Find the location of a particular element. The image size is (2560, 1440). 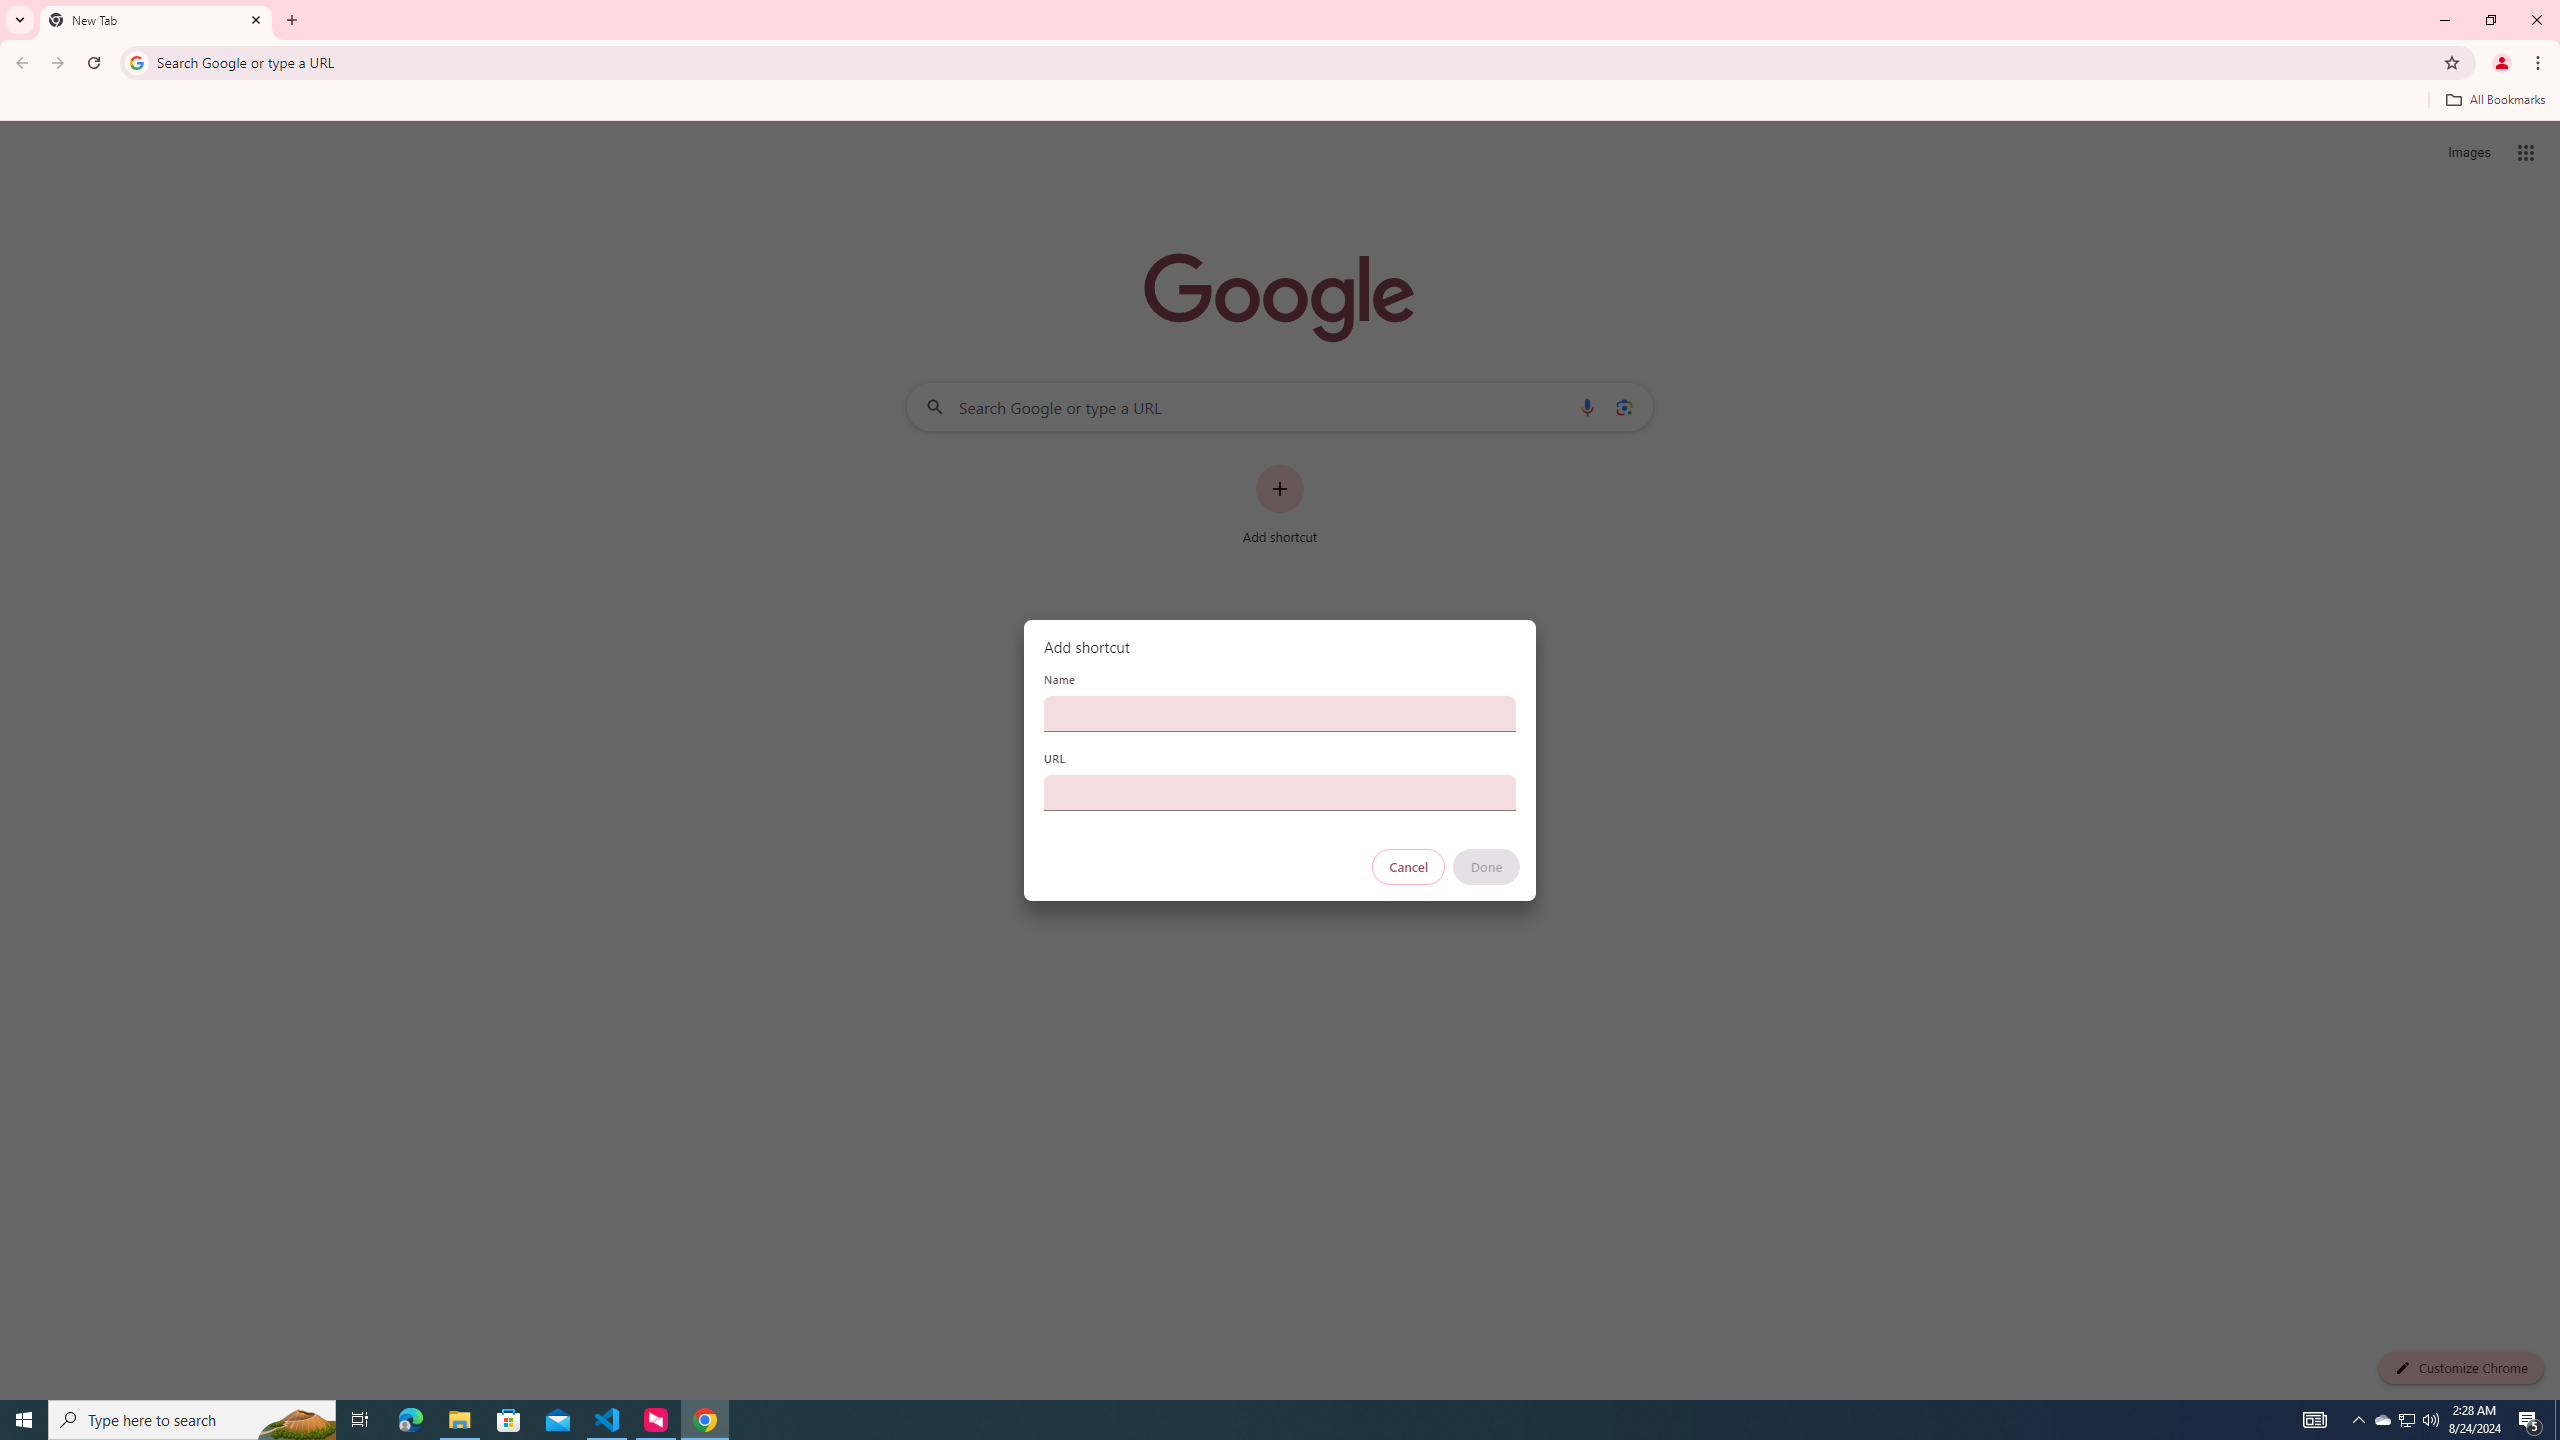

'Name' is located at coordinates (1280, 712).